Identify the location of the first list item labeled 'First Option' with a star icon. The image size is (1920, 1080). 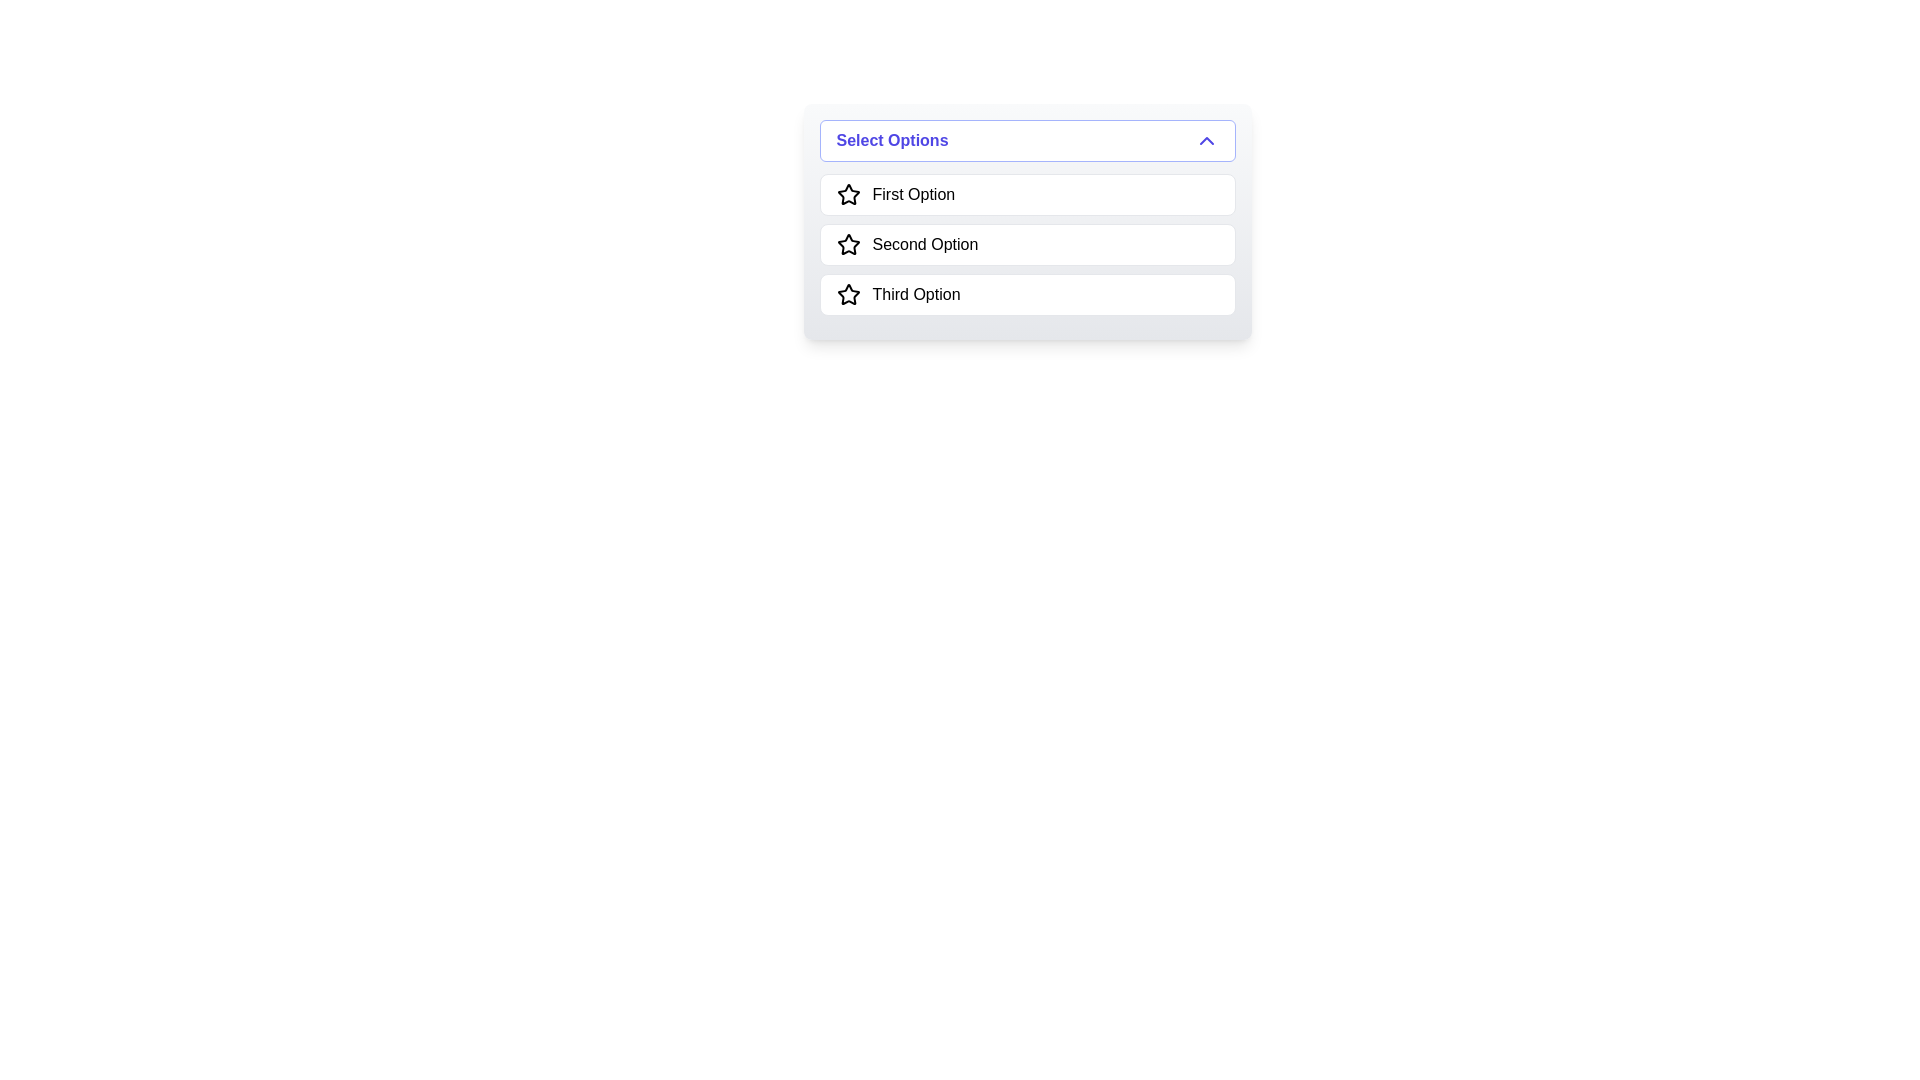
(894, 195).